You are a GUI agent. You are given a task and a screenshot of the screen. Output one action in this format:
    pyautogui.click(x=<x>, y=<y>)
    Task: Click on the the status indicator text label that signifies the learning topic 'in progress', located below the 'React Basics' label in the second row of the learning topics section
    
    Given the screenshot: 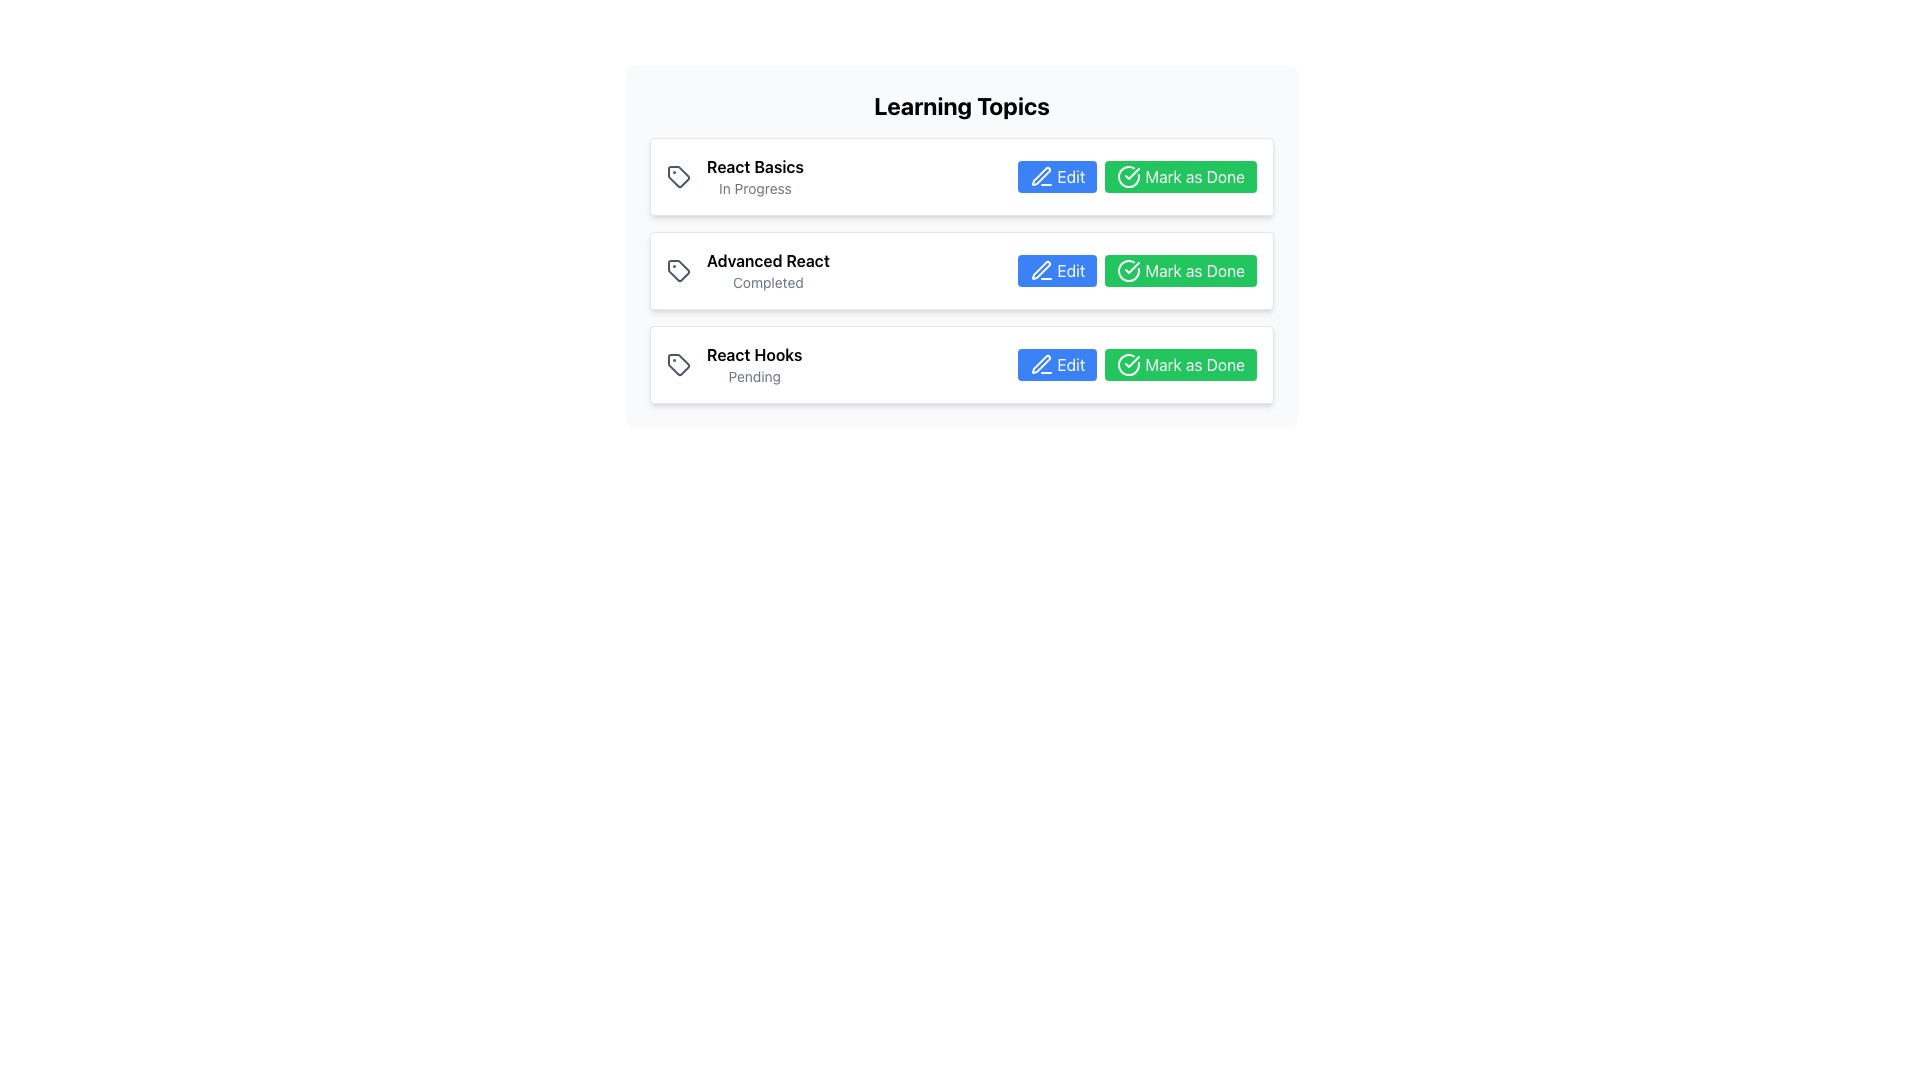 What is the action you would take?
    pyautogui.click(x=754, y=189)
    